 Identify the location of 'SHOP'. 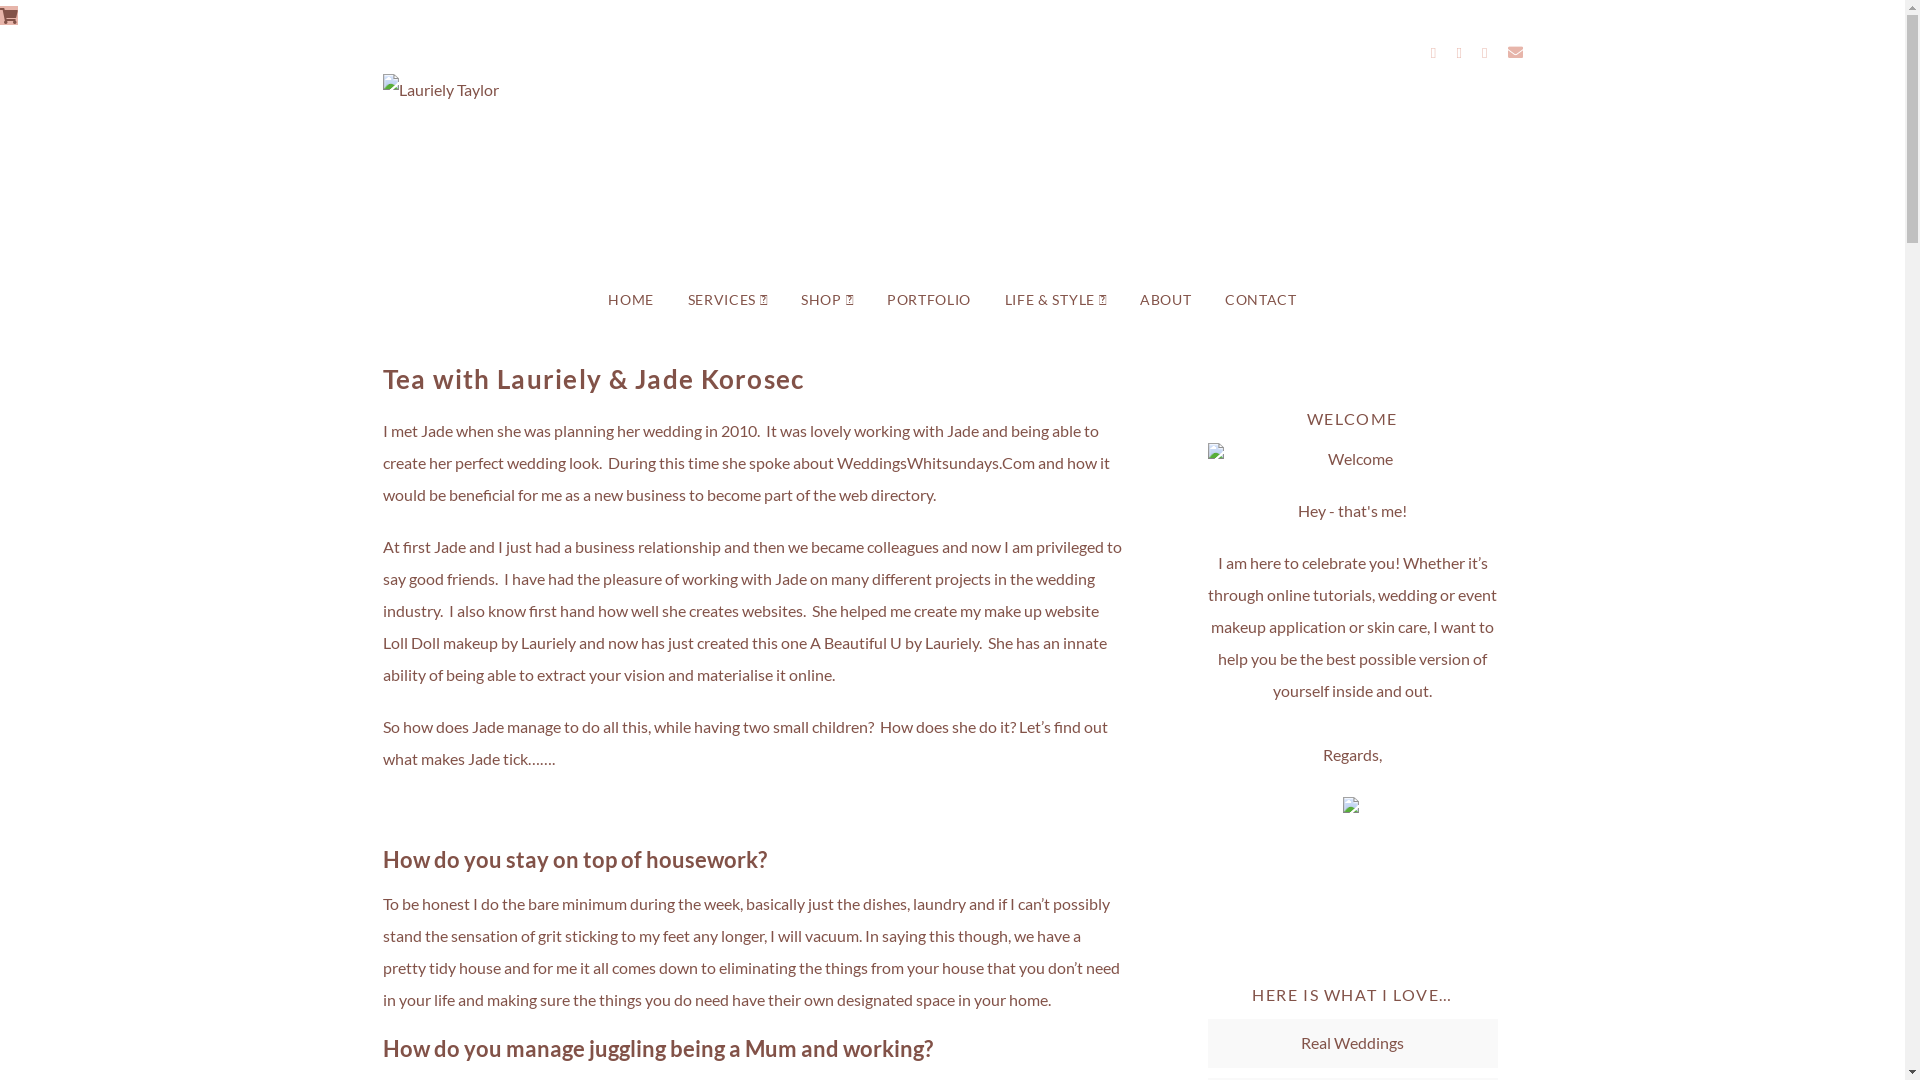
(826, 300).